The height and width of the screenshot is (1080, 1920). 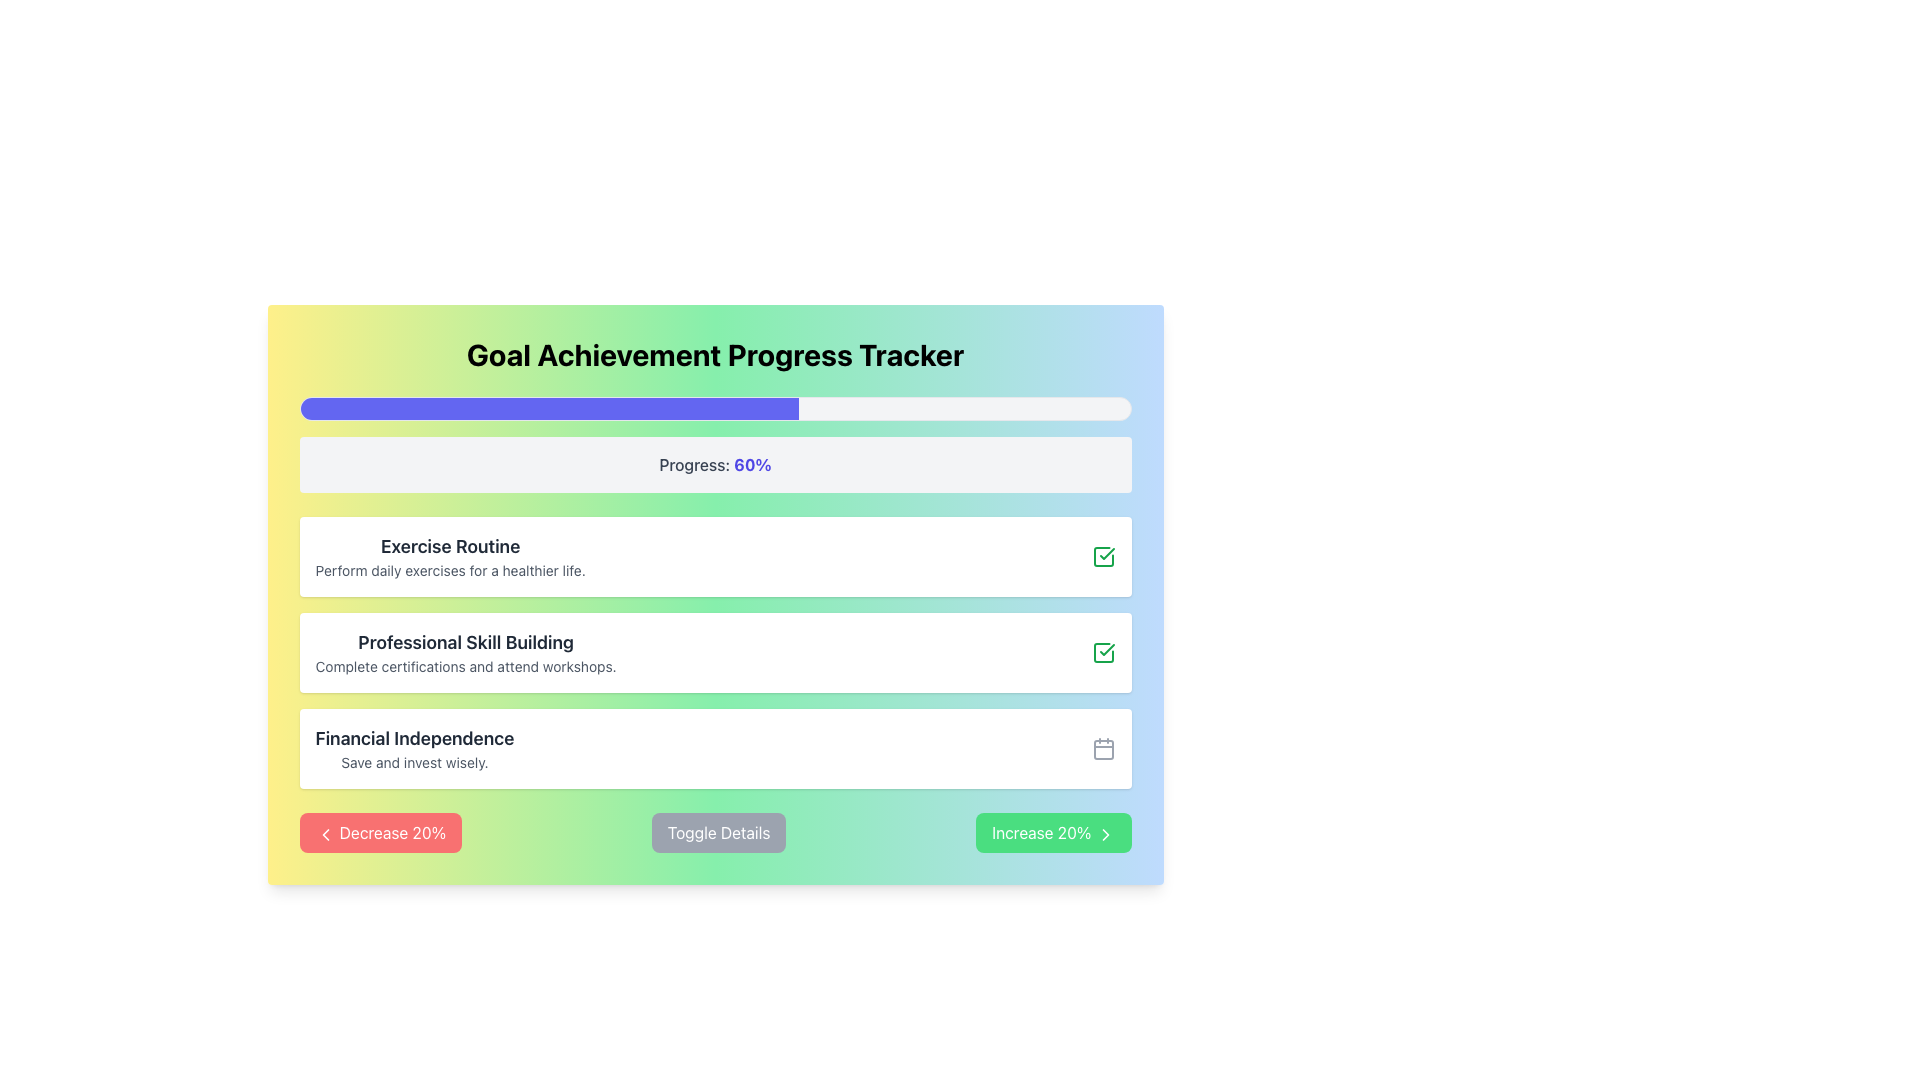 What do you see at coordinates (1102, 749) in the screenshot?
I see `the calendar icon within the 'Financial Independence' task row` at bounding box center [1102, 749].